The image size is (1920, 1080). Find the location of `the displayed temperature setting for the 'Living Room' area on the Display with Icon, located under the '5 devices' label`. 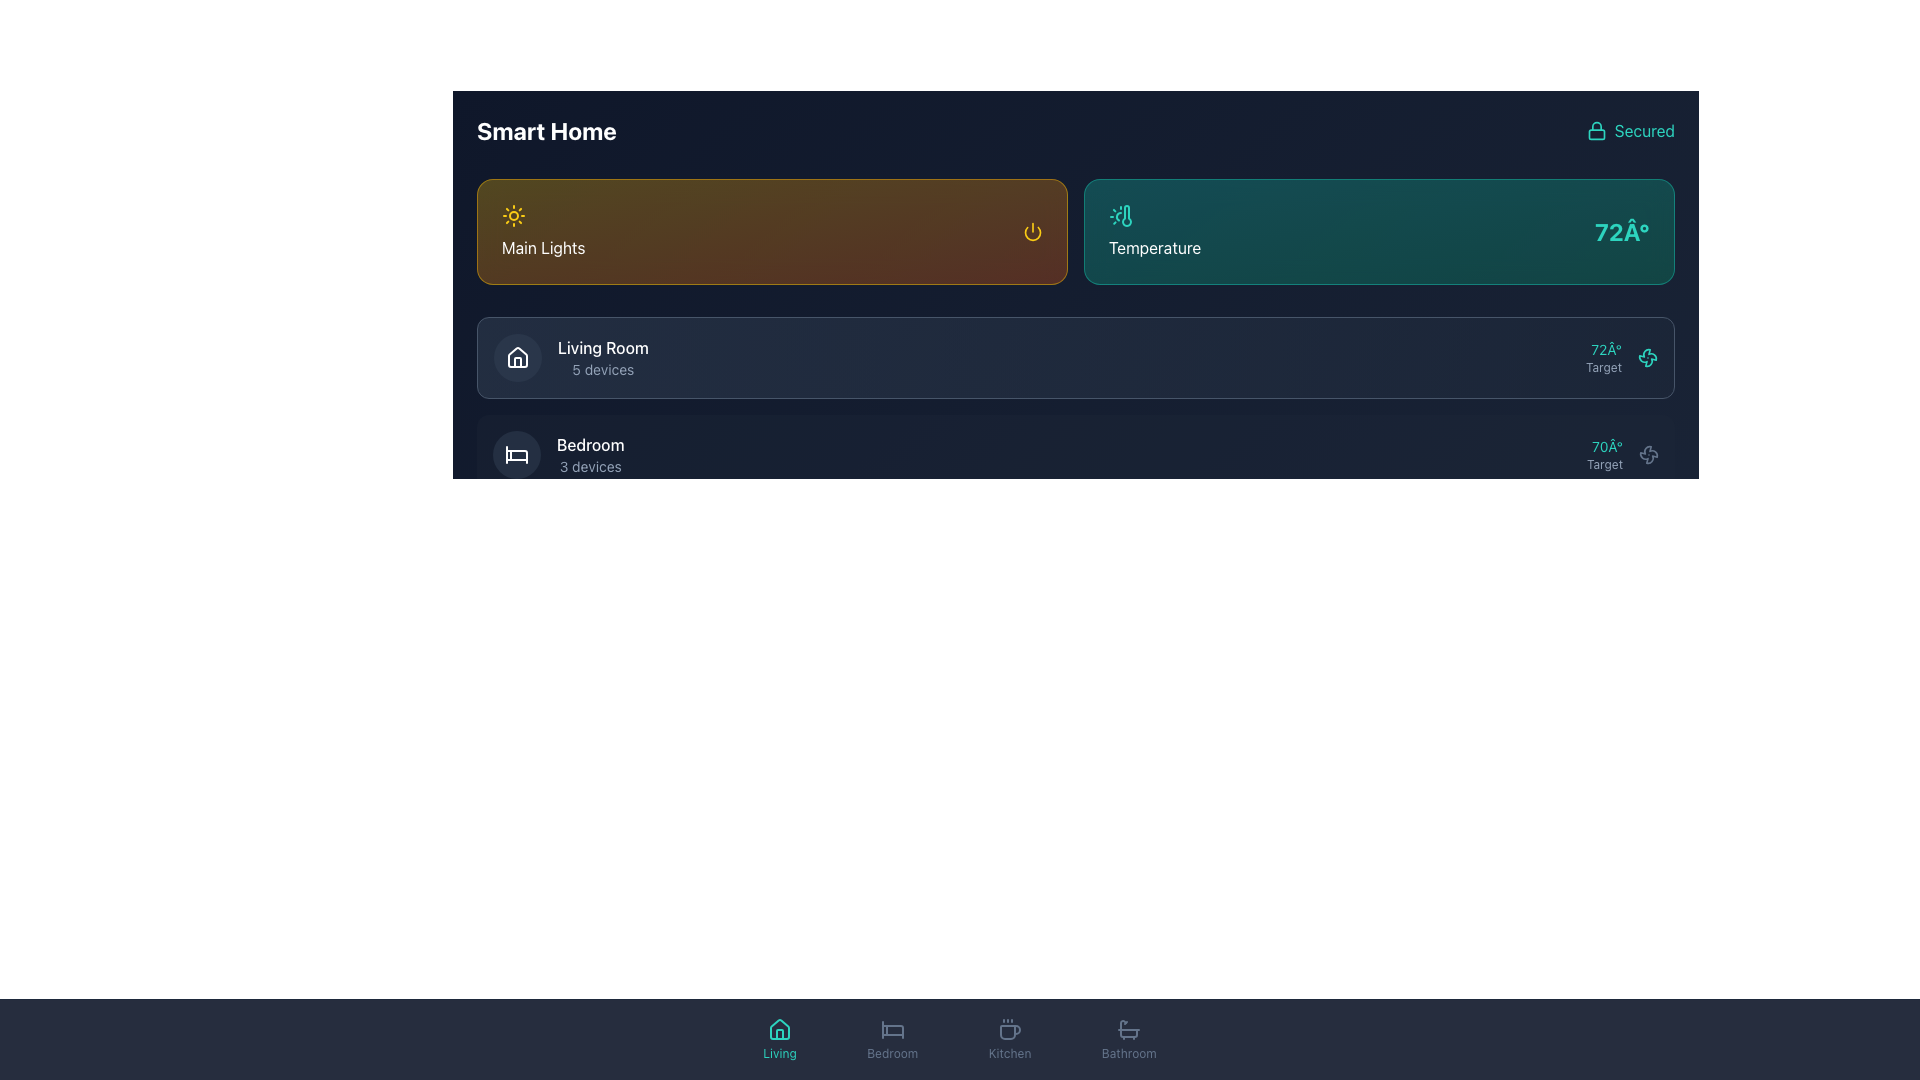

the displayed temperature setting for the 'Living Room' area on the Display with Icon, located under the '5 devices' label is located at coordinates (1622, 357).